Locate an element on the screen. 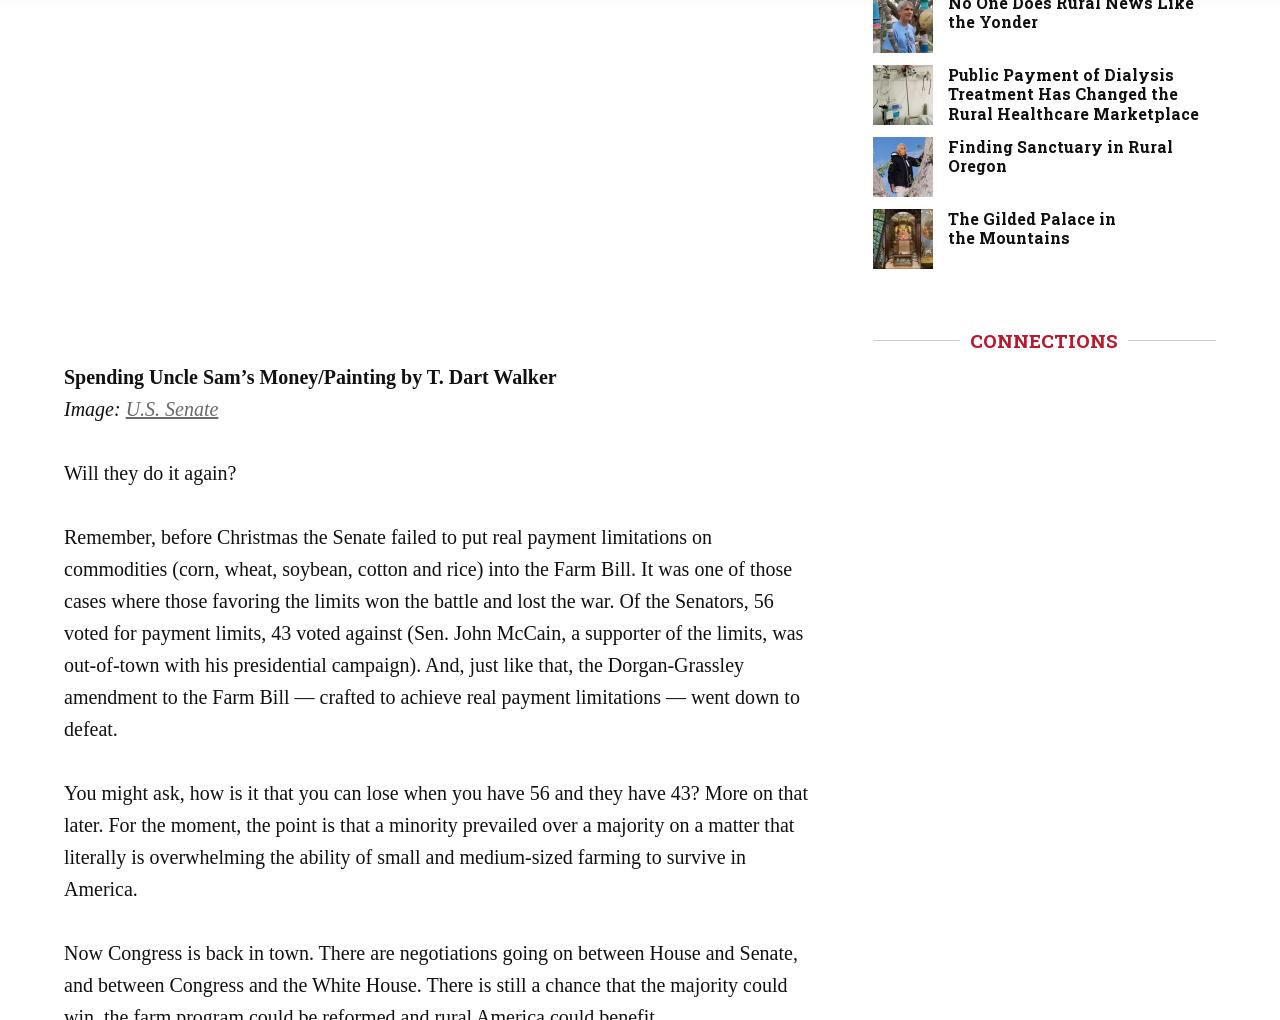 This screenshot has height=1020, width=1280. 'Will they do it again?' is located at coordinates (64, 471).